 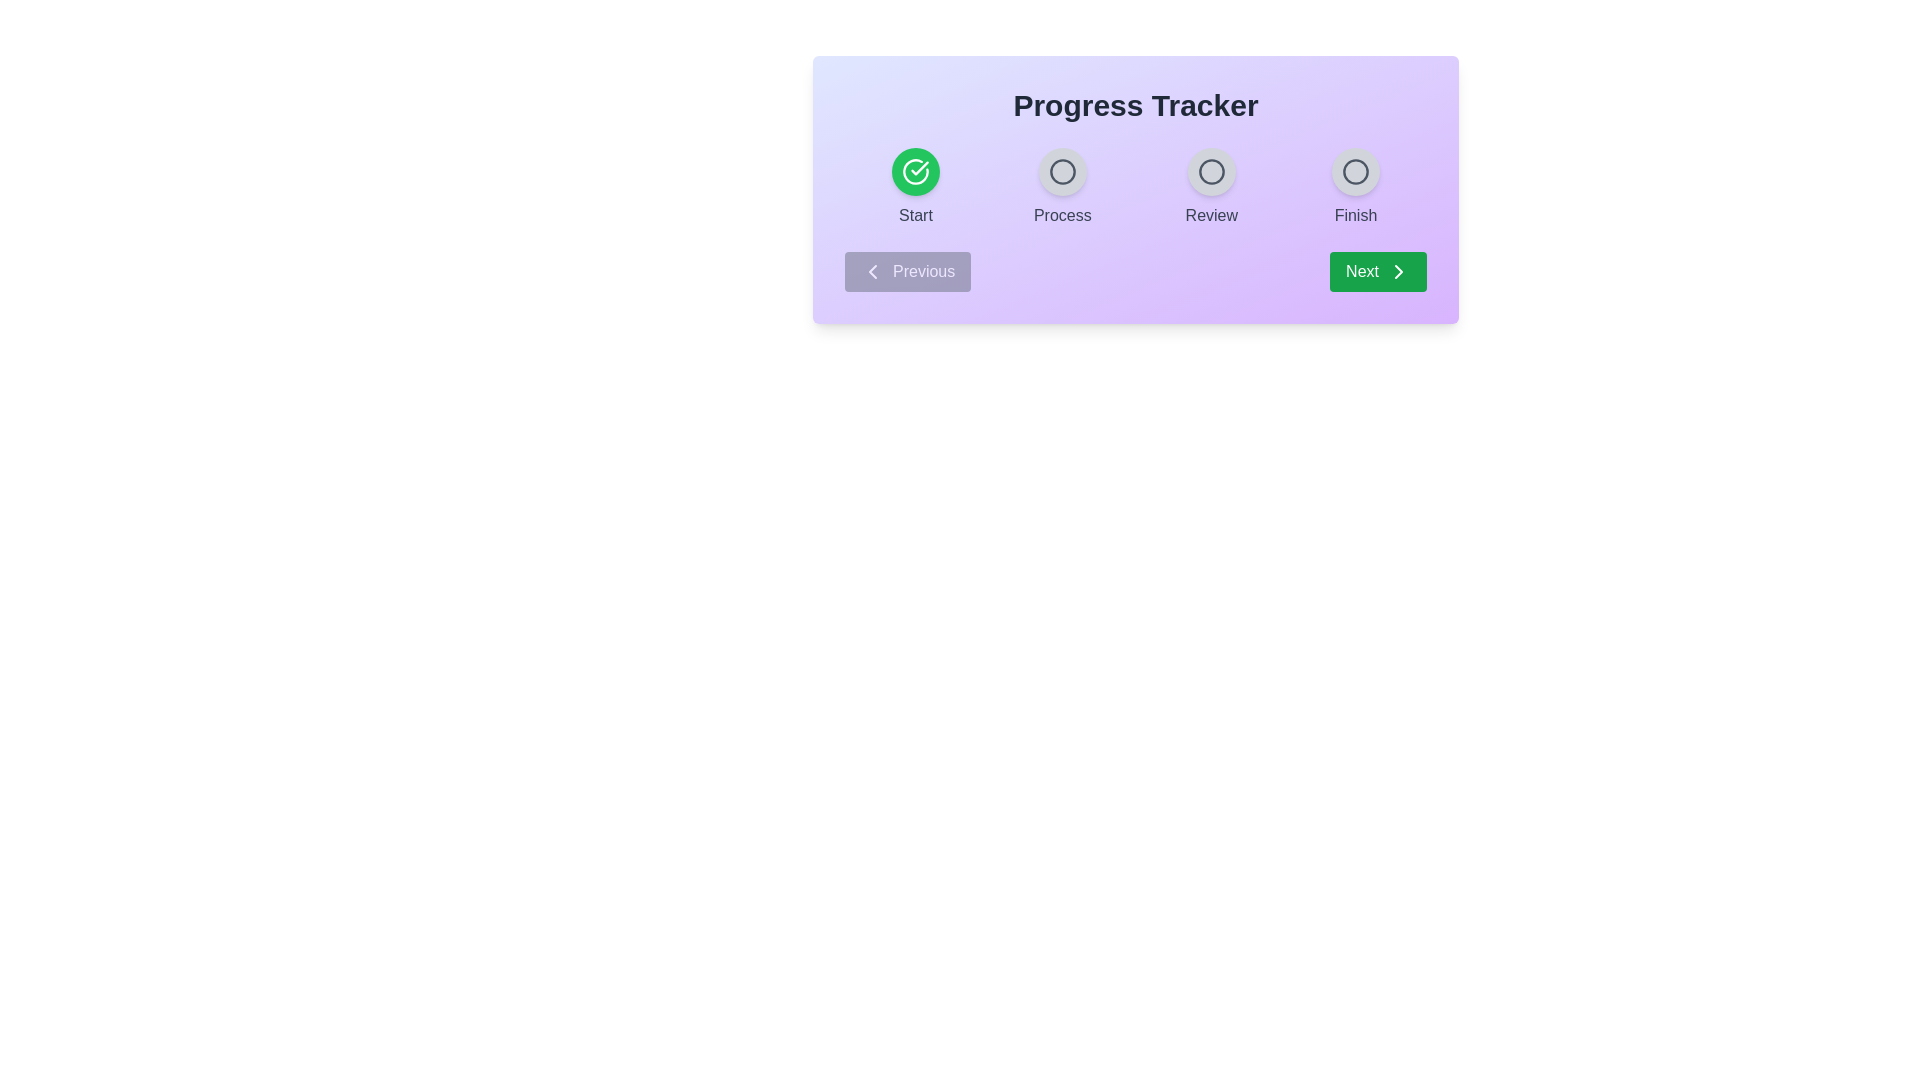 What do you see at coordinates (907, 272) in the screenshot?
I see `disabled navigation button on the left side of the 'Next' button in the navigation bar, which is currently inactive and cannot be clicked` at bounding box center [907, 272].